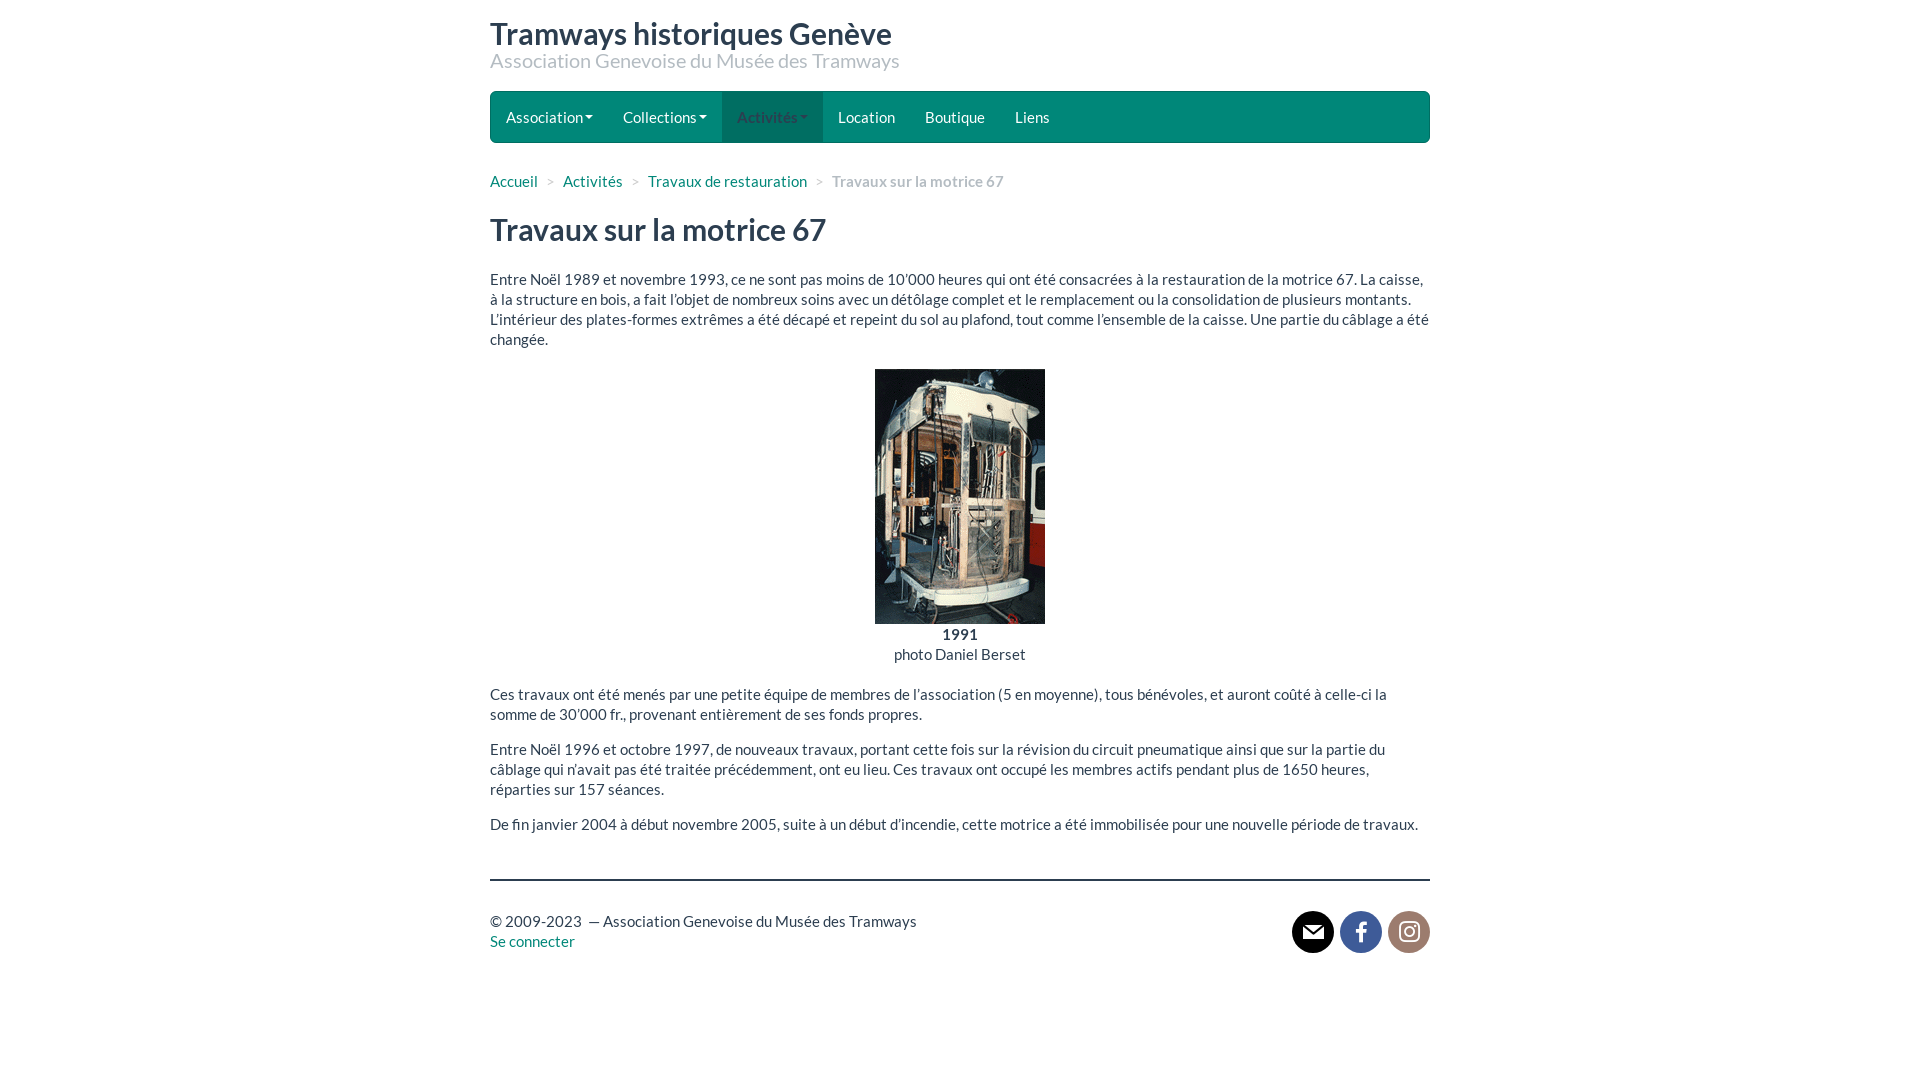 The image size is (1920, 1080). Describe the element at coordinates (866, 116) in the screenshot. I see `'Location'` at that location.